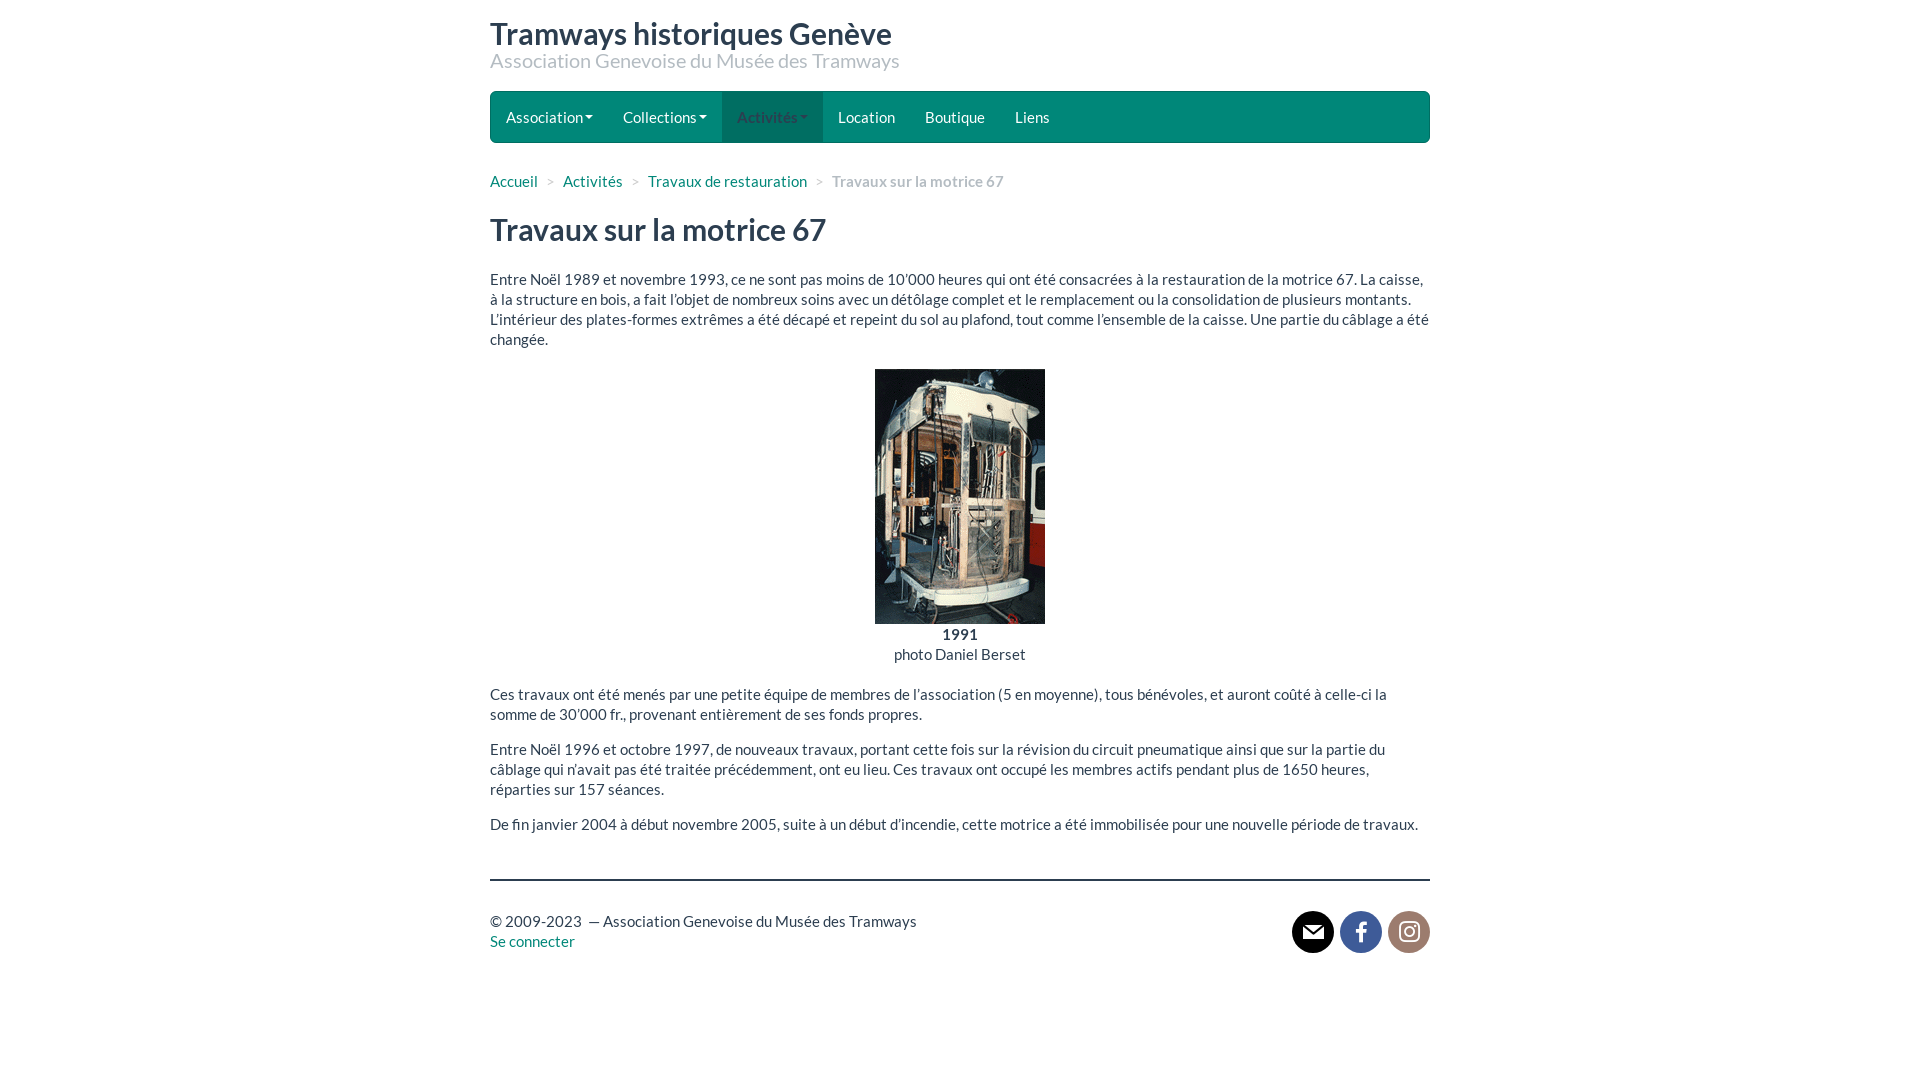 The image size is (1920, 1080). Describe the element at coordinates (866, 116) in the screenshot. I see `'Location'` at that location.